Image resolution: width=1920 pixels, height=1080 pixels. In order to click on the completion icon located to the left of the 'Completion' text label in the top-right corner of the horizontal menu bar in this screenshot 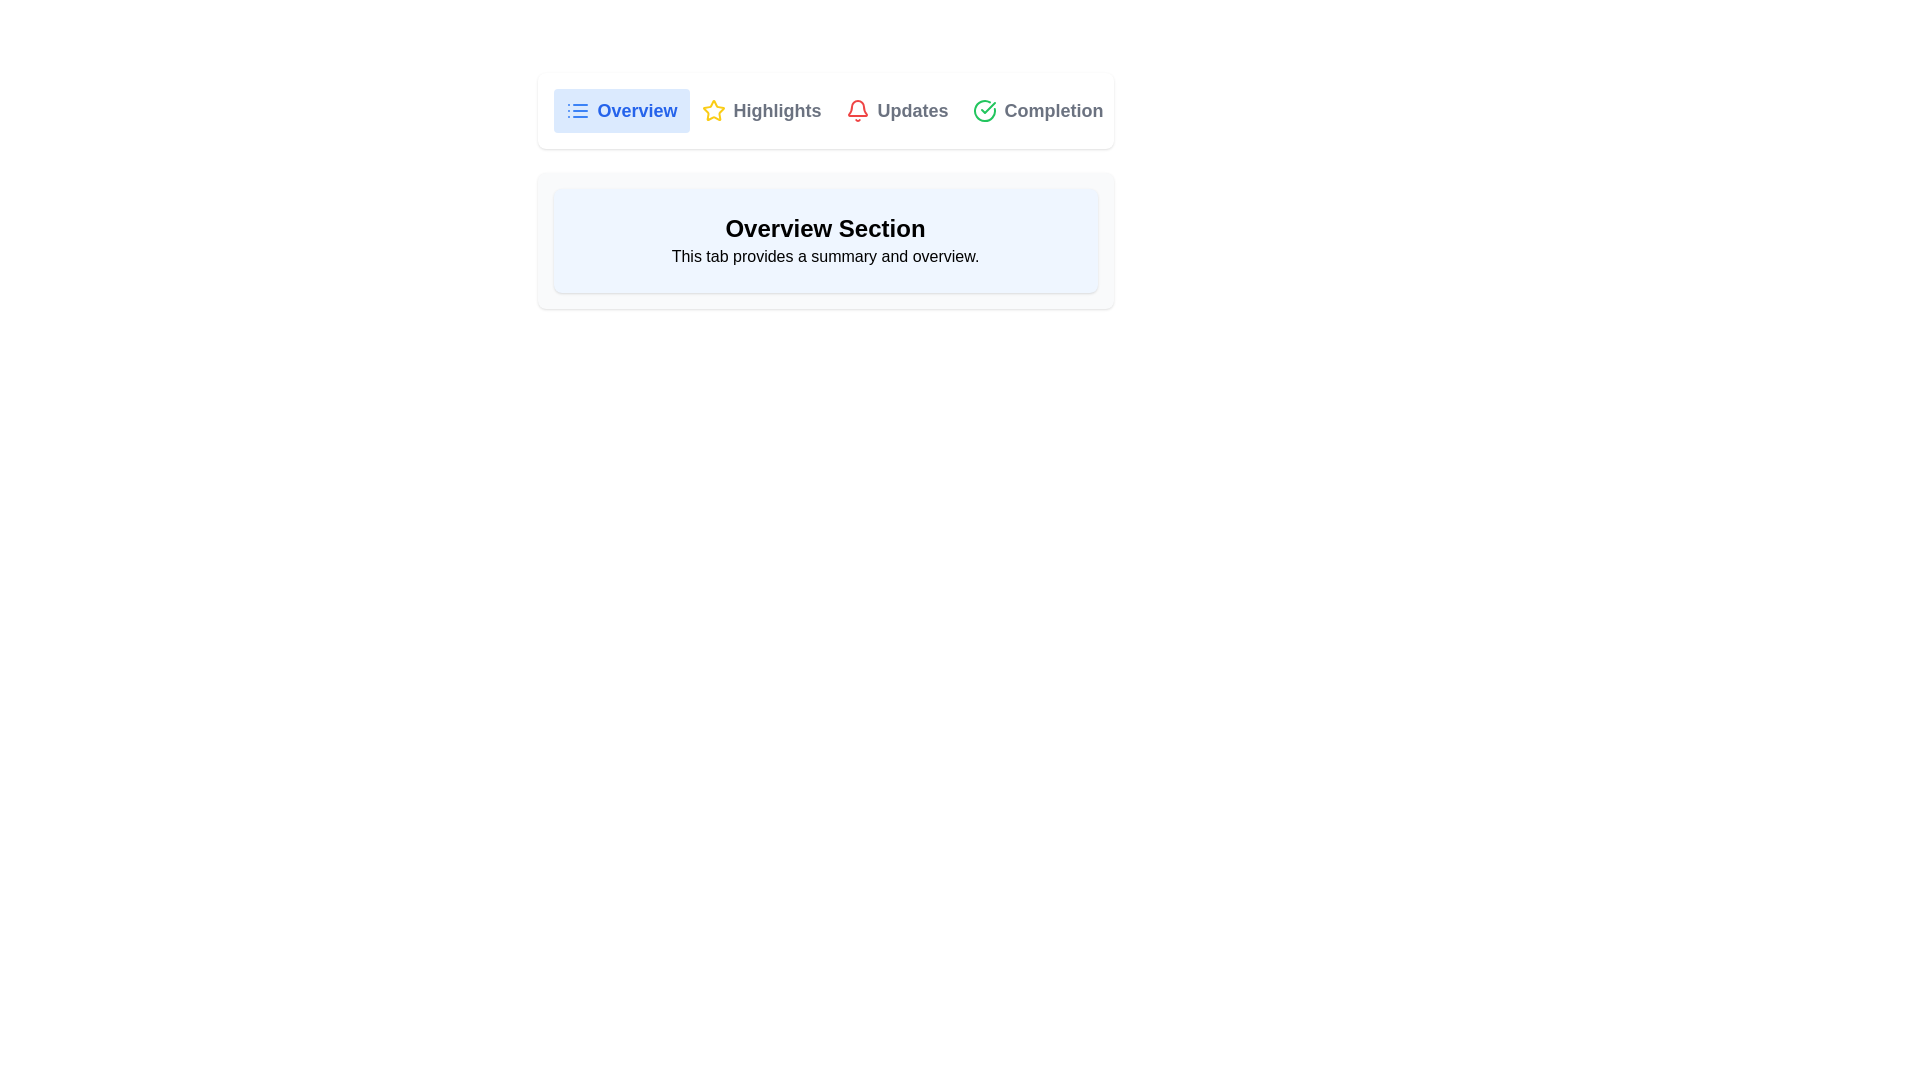, I will do `click(984, 111)`.